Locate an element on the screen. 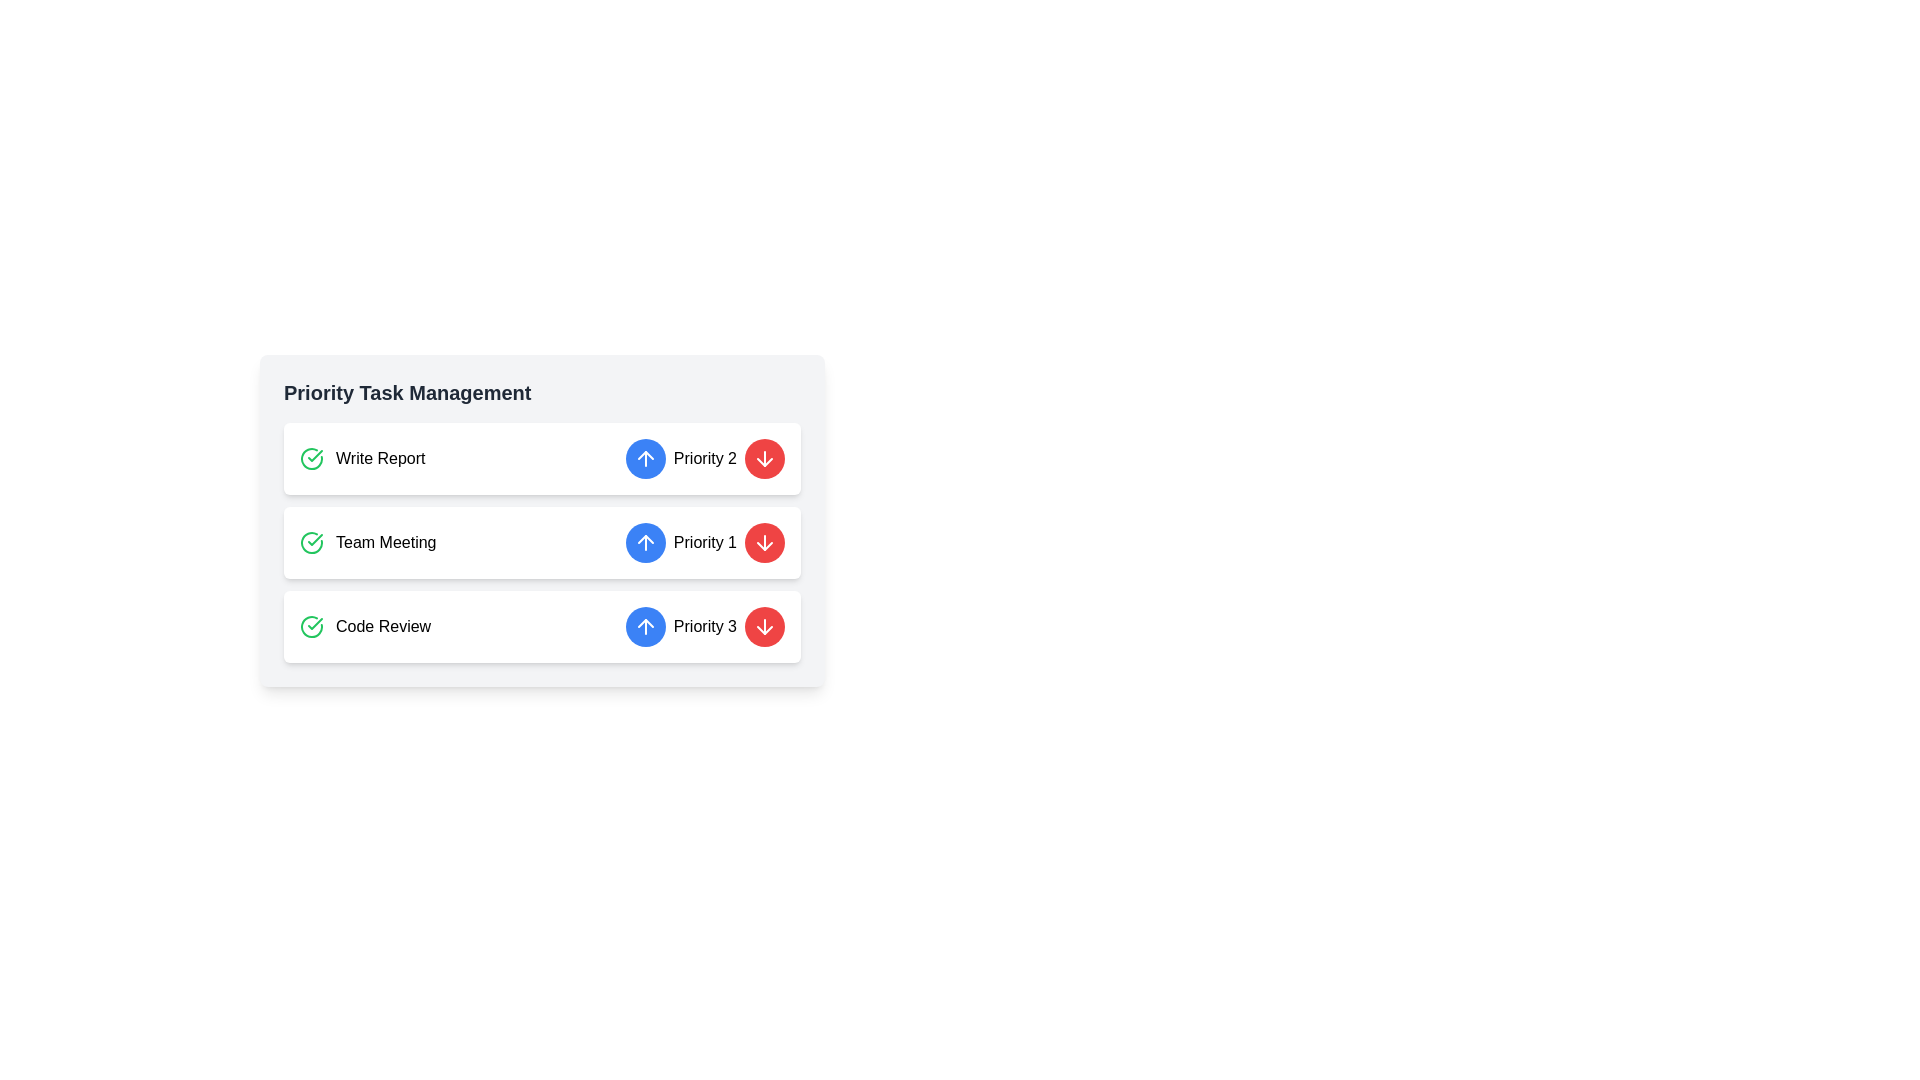 The width and height of the screenshot is (1920, 1080). the circular button with a red background and white downward arrow icon, located to the right of the 'Priority 2' label in the first row of the priority task management list is located at coordinates (763, 459).